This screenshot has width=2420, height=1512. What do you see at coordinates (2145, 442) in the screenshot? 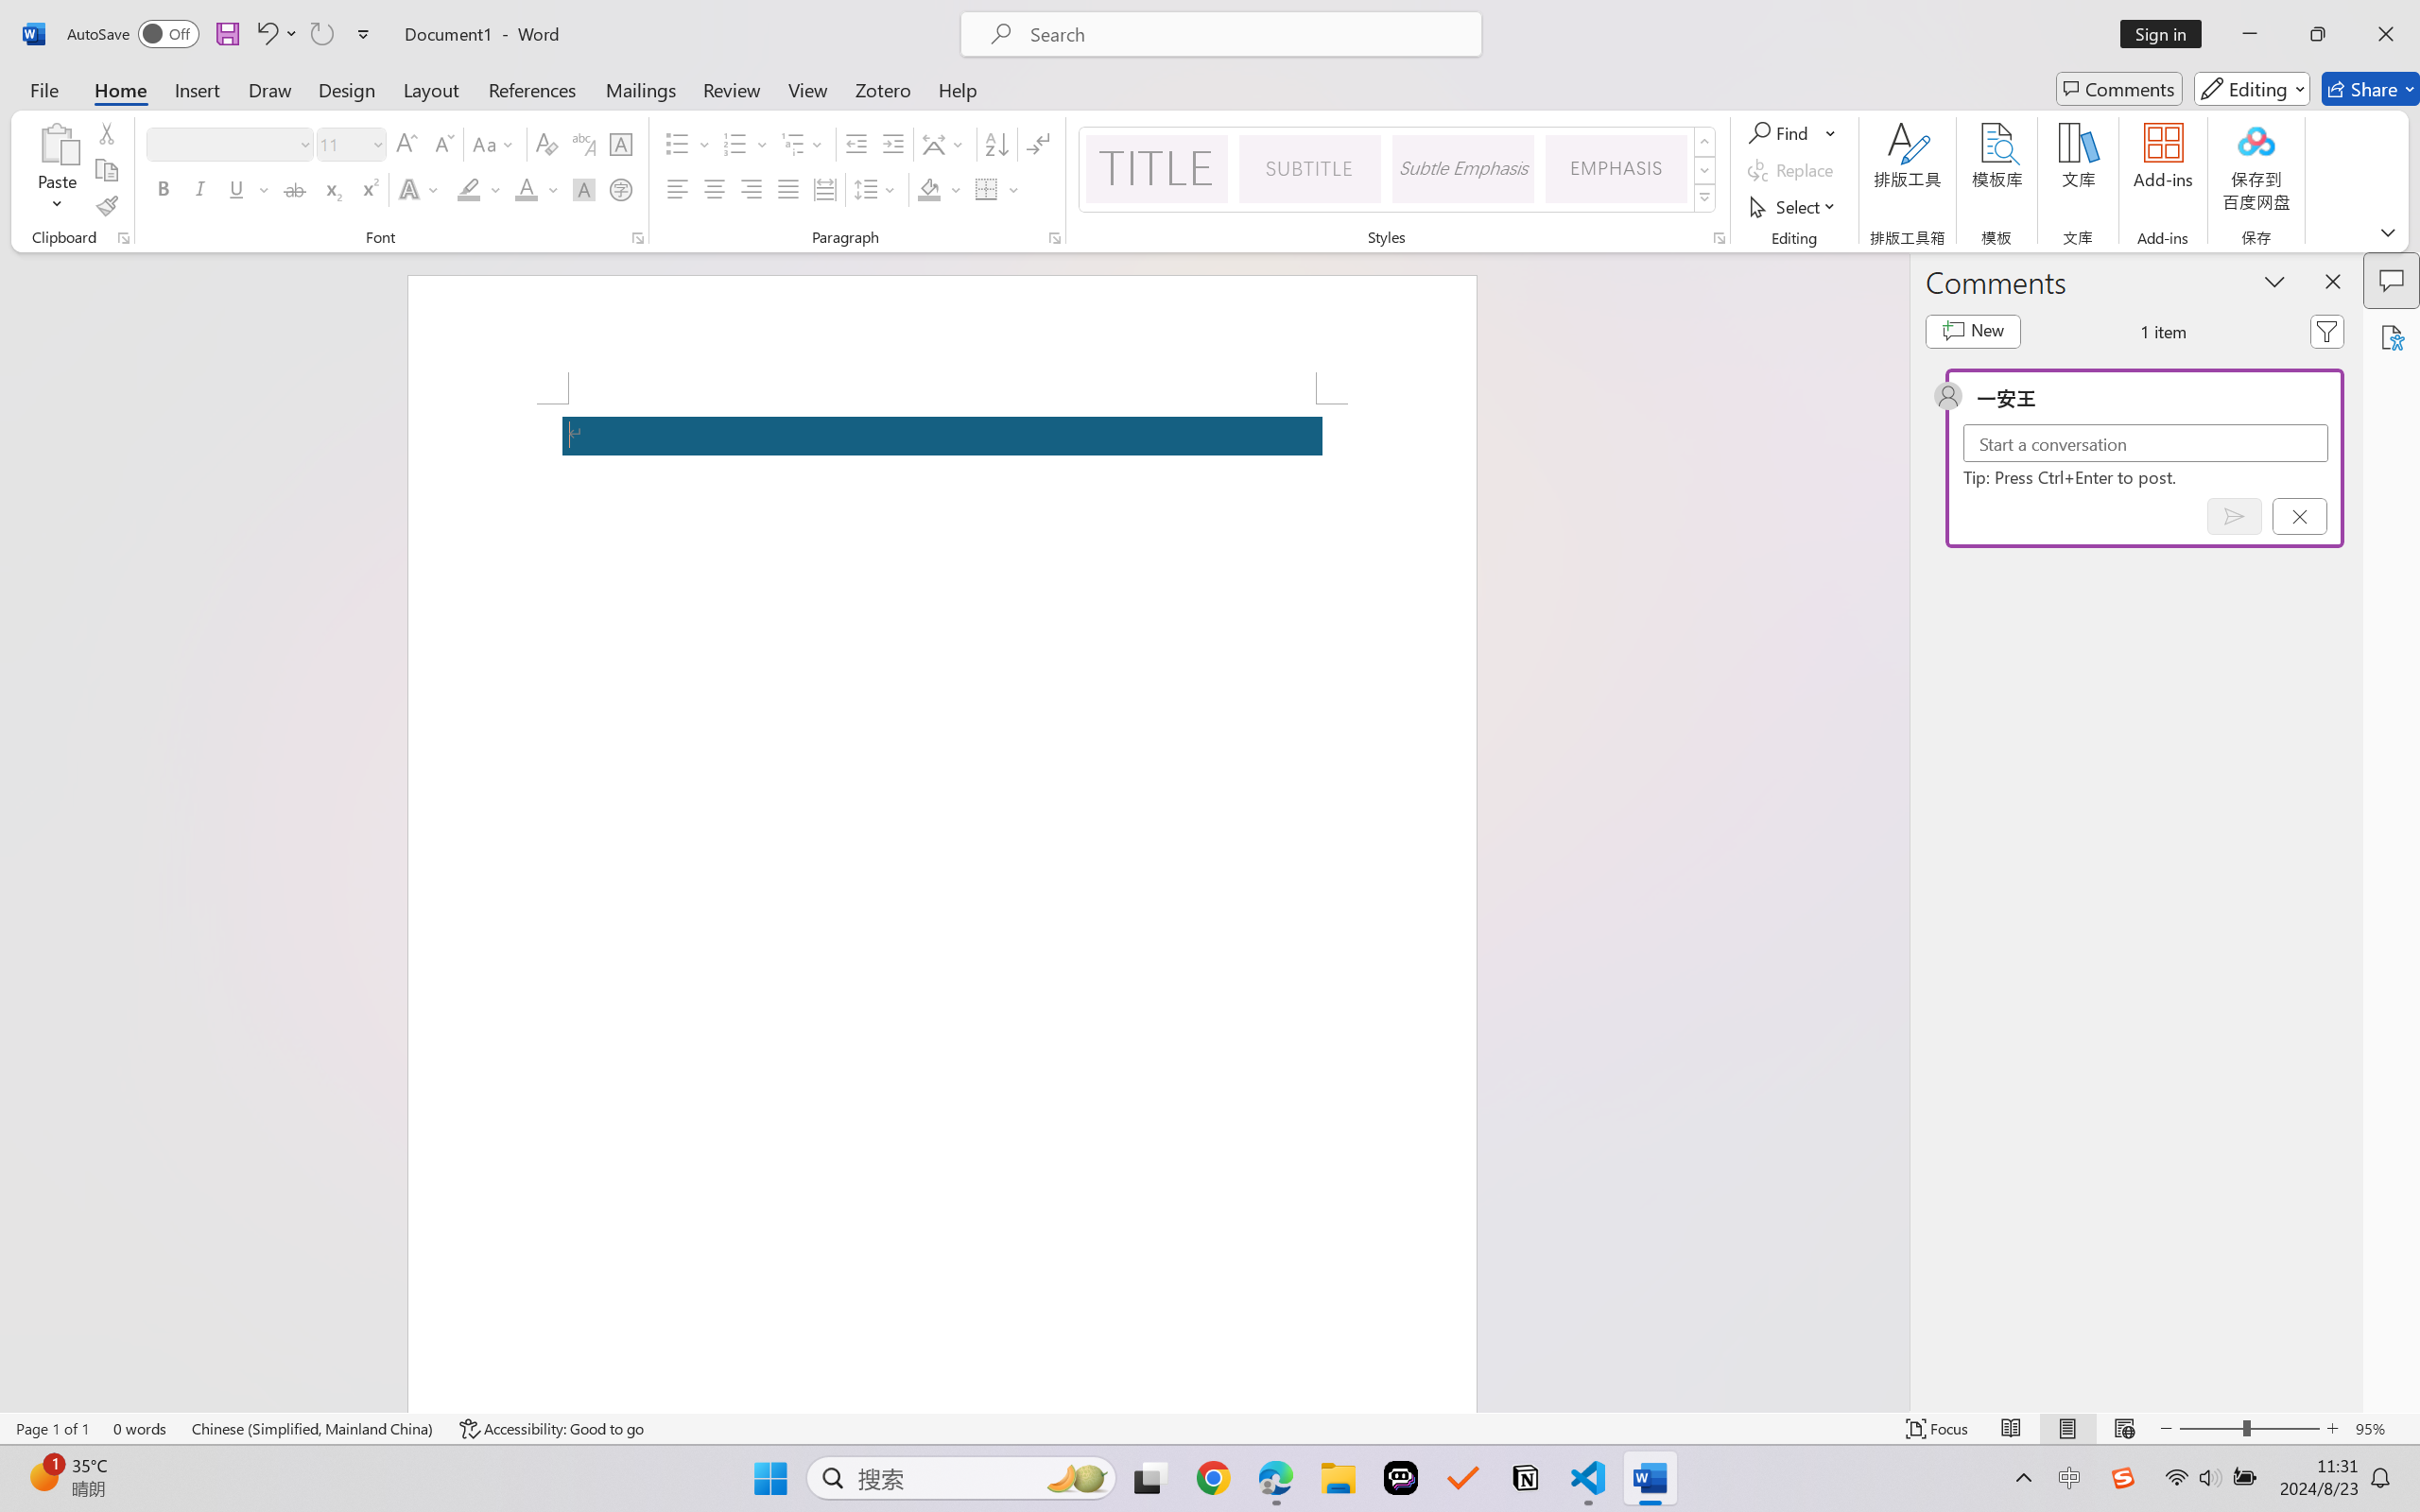
I see `'Start a conversation'` at bounding box center [2145, 442].